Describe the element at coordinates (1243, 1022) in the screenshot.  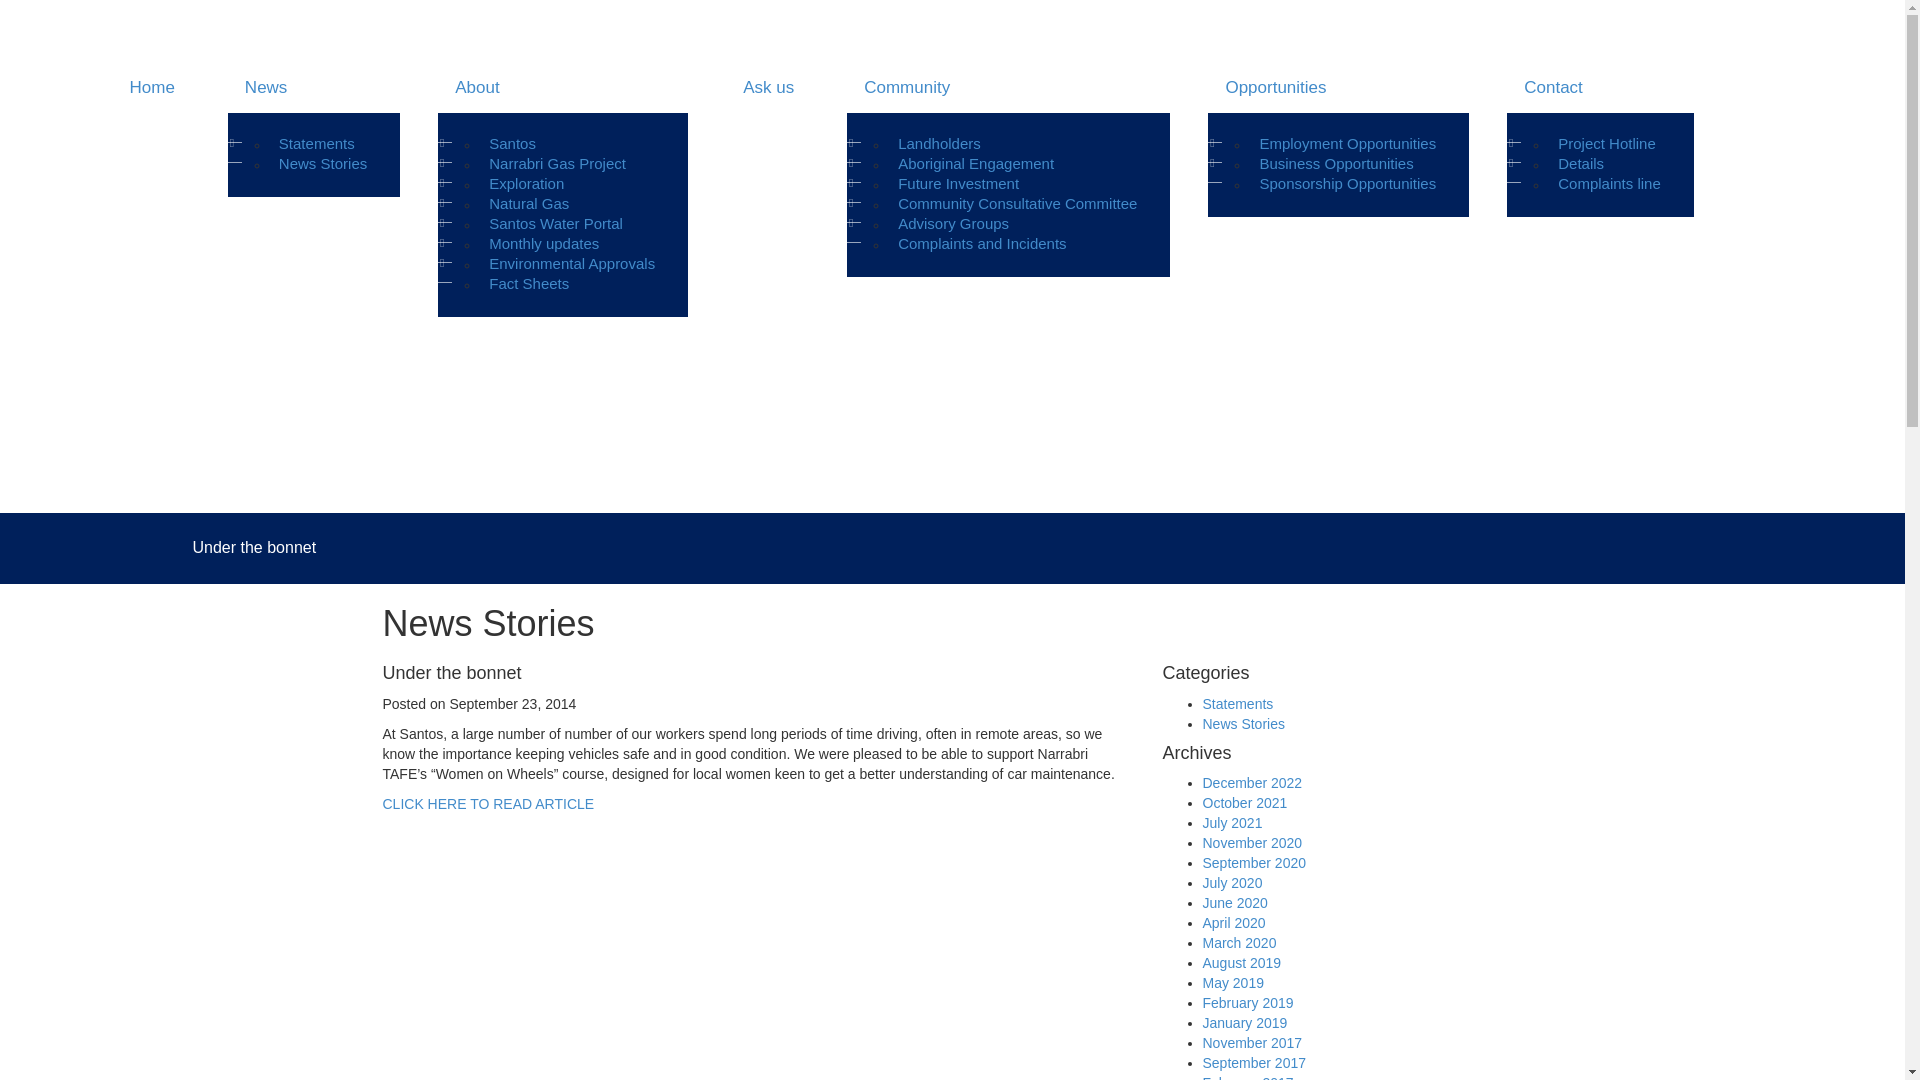
I see `'January 2019'` at that location.